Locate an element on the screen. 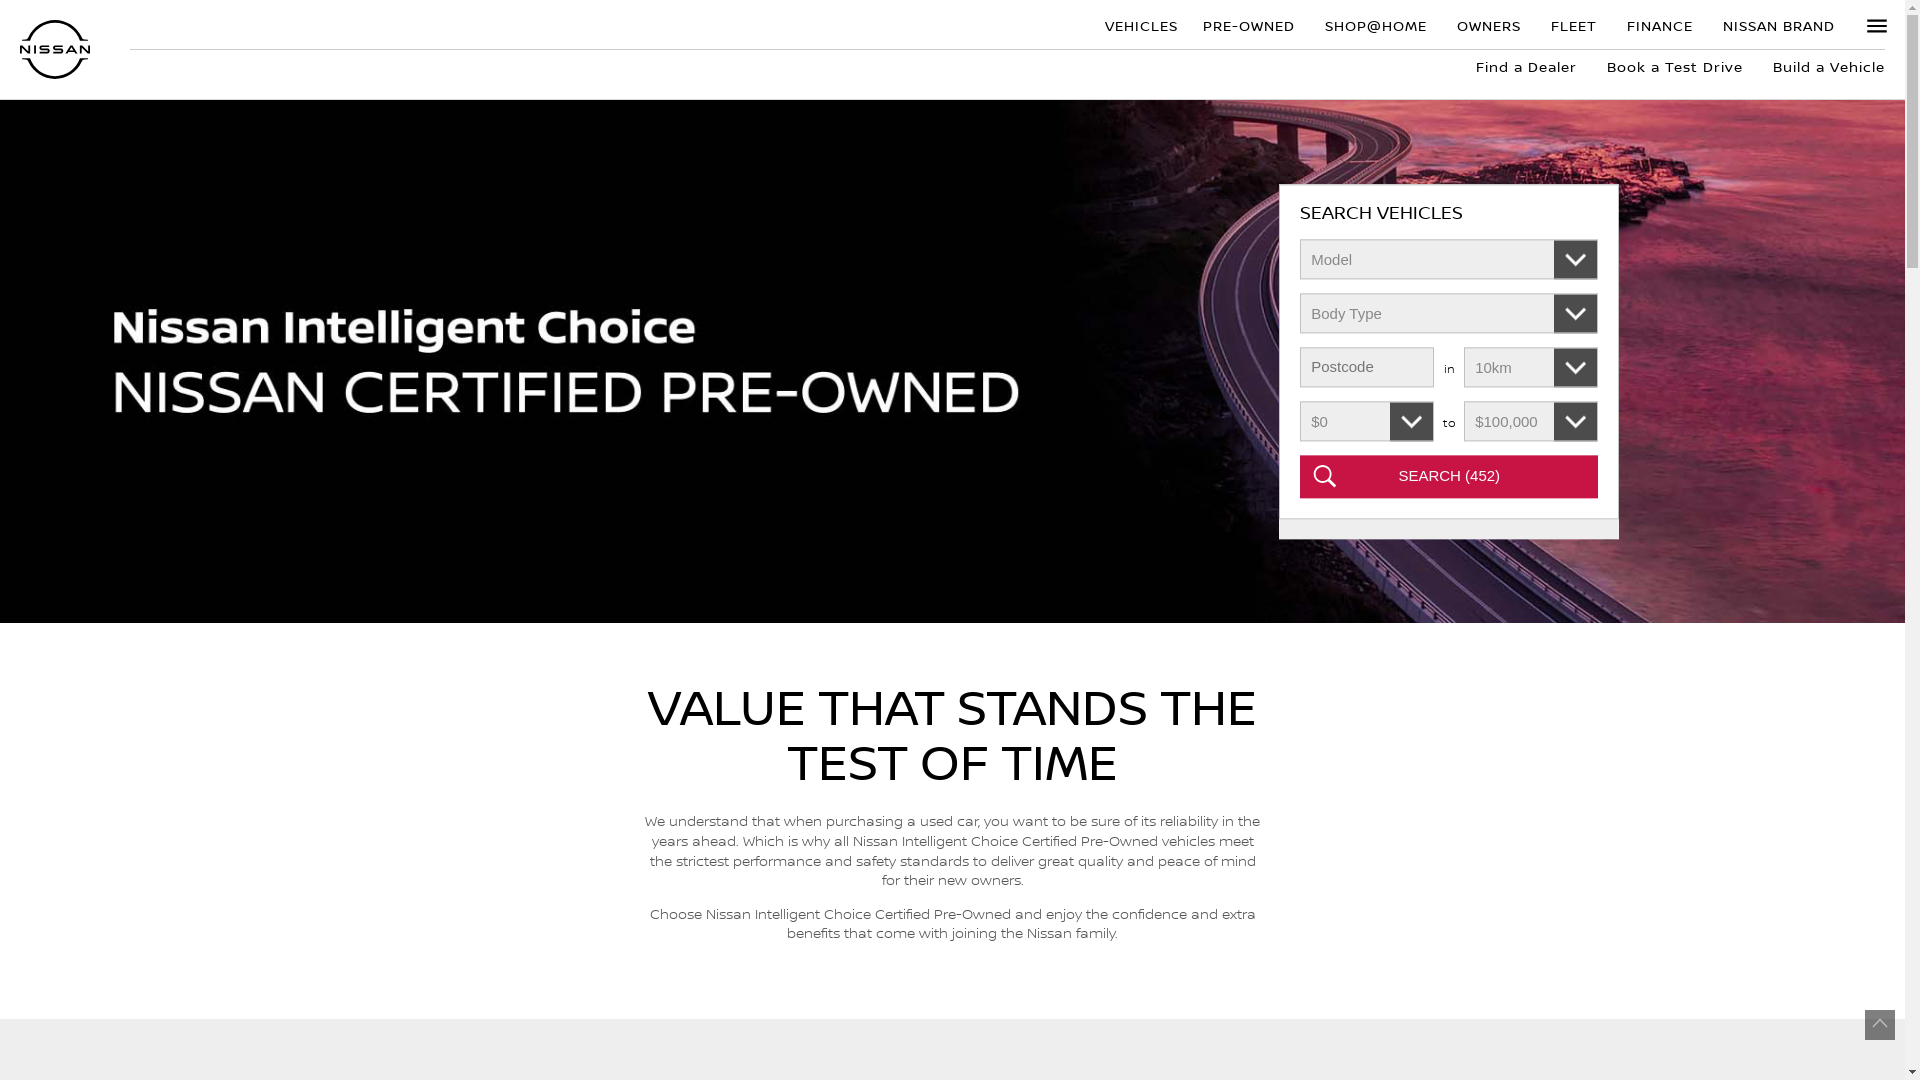 Image resolution: width=1920 pixels, height=1080 pixels. 'VEHICLES' is located at coordinates (1138, 24).